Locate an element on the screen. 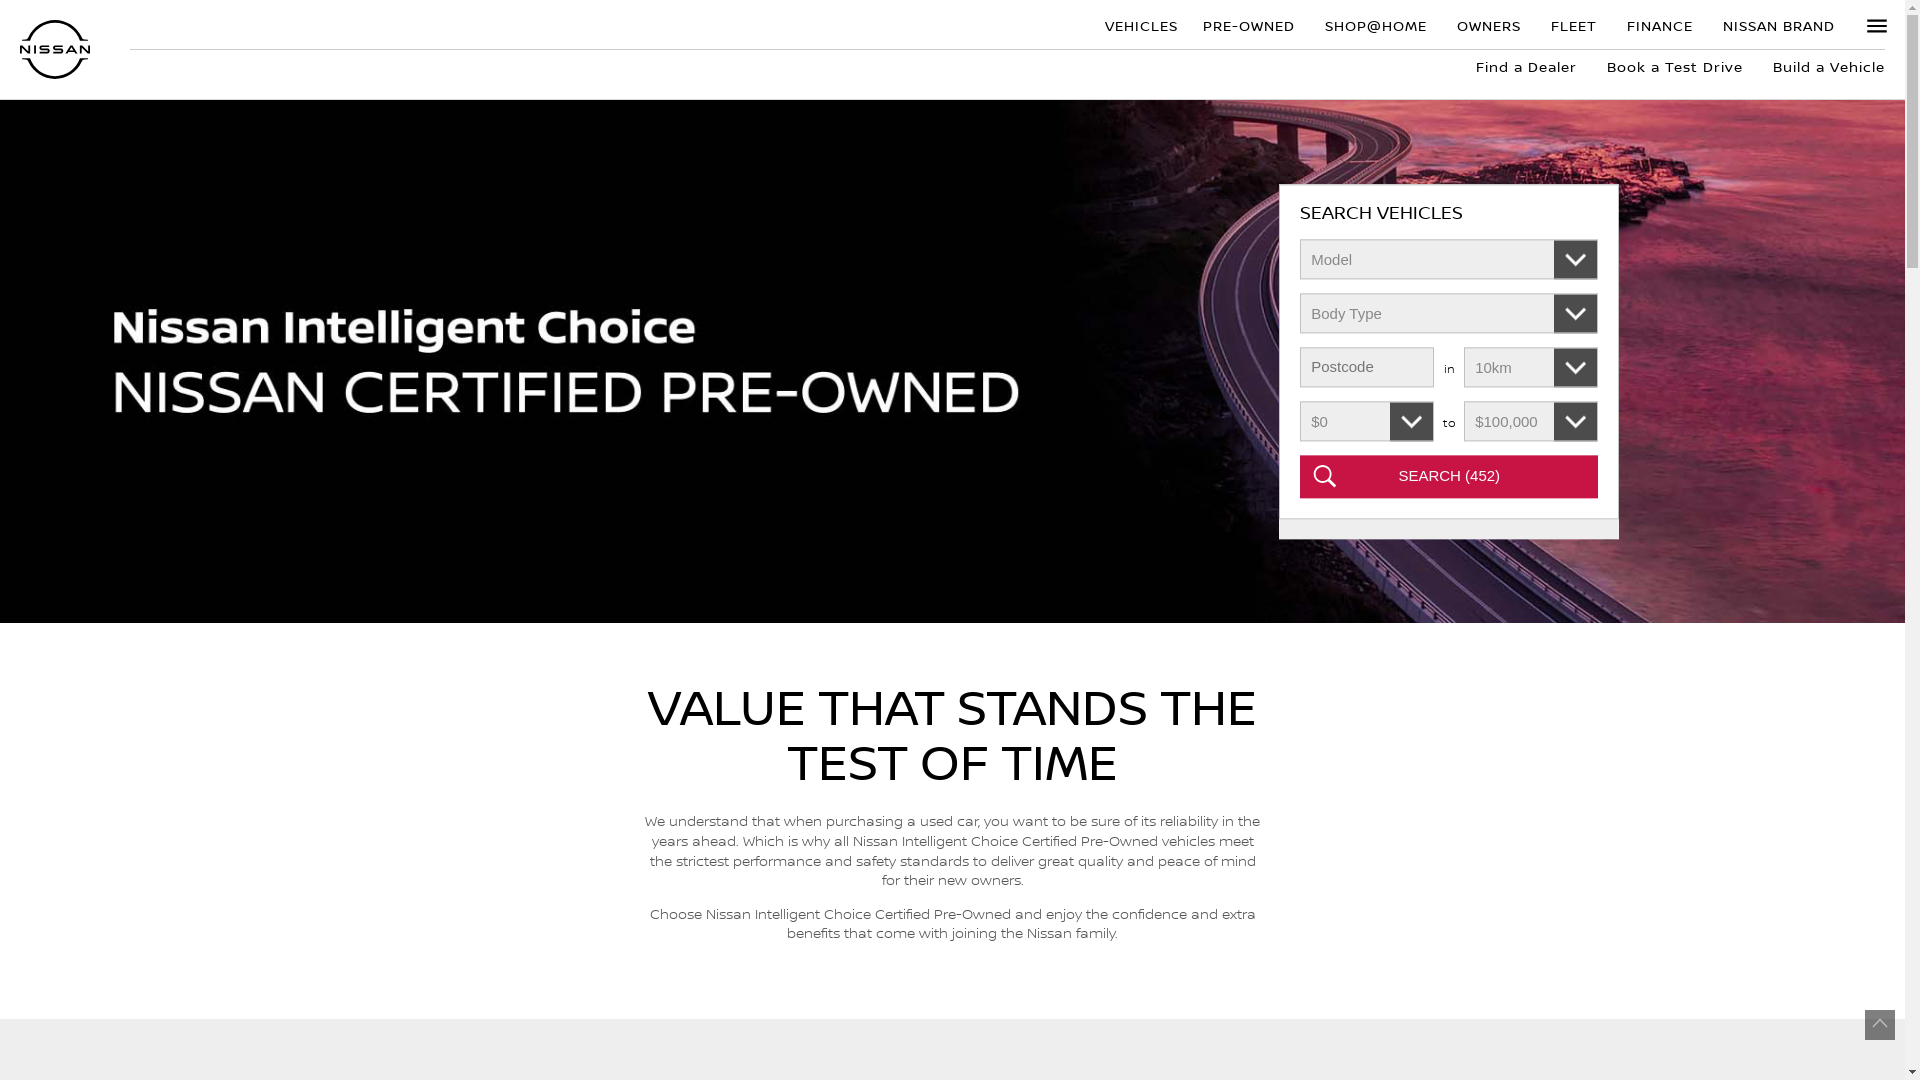 Image resolution: width=1920 pixels, height=1080 pixels. 'VEHICLES' is located at coordinates (1138, 24).